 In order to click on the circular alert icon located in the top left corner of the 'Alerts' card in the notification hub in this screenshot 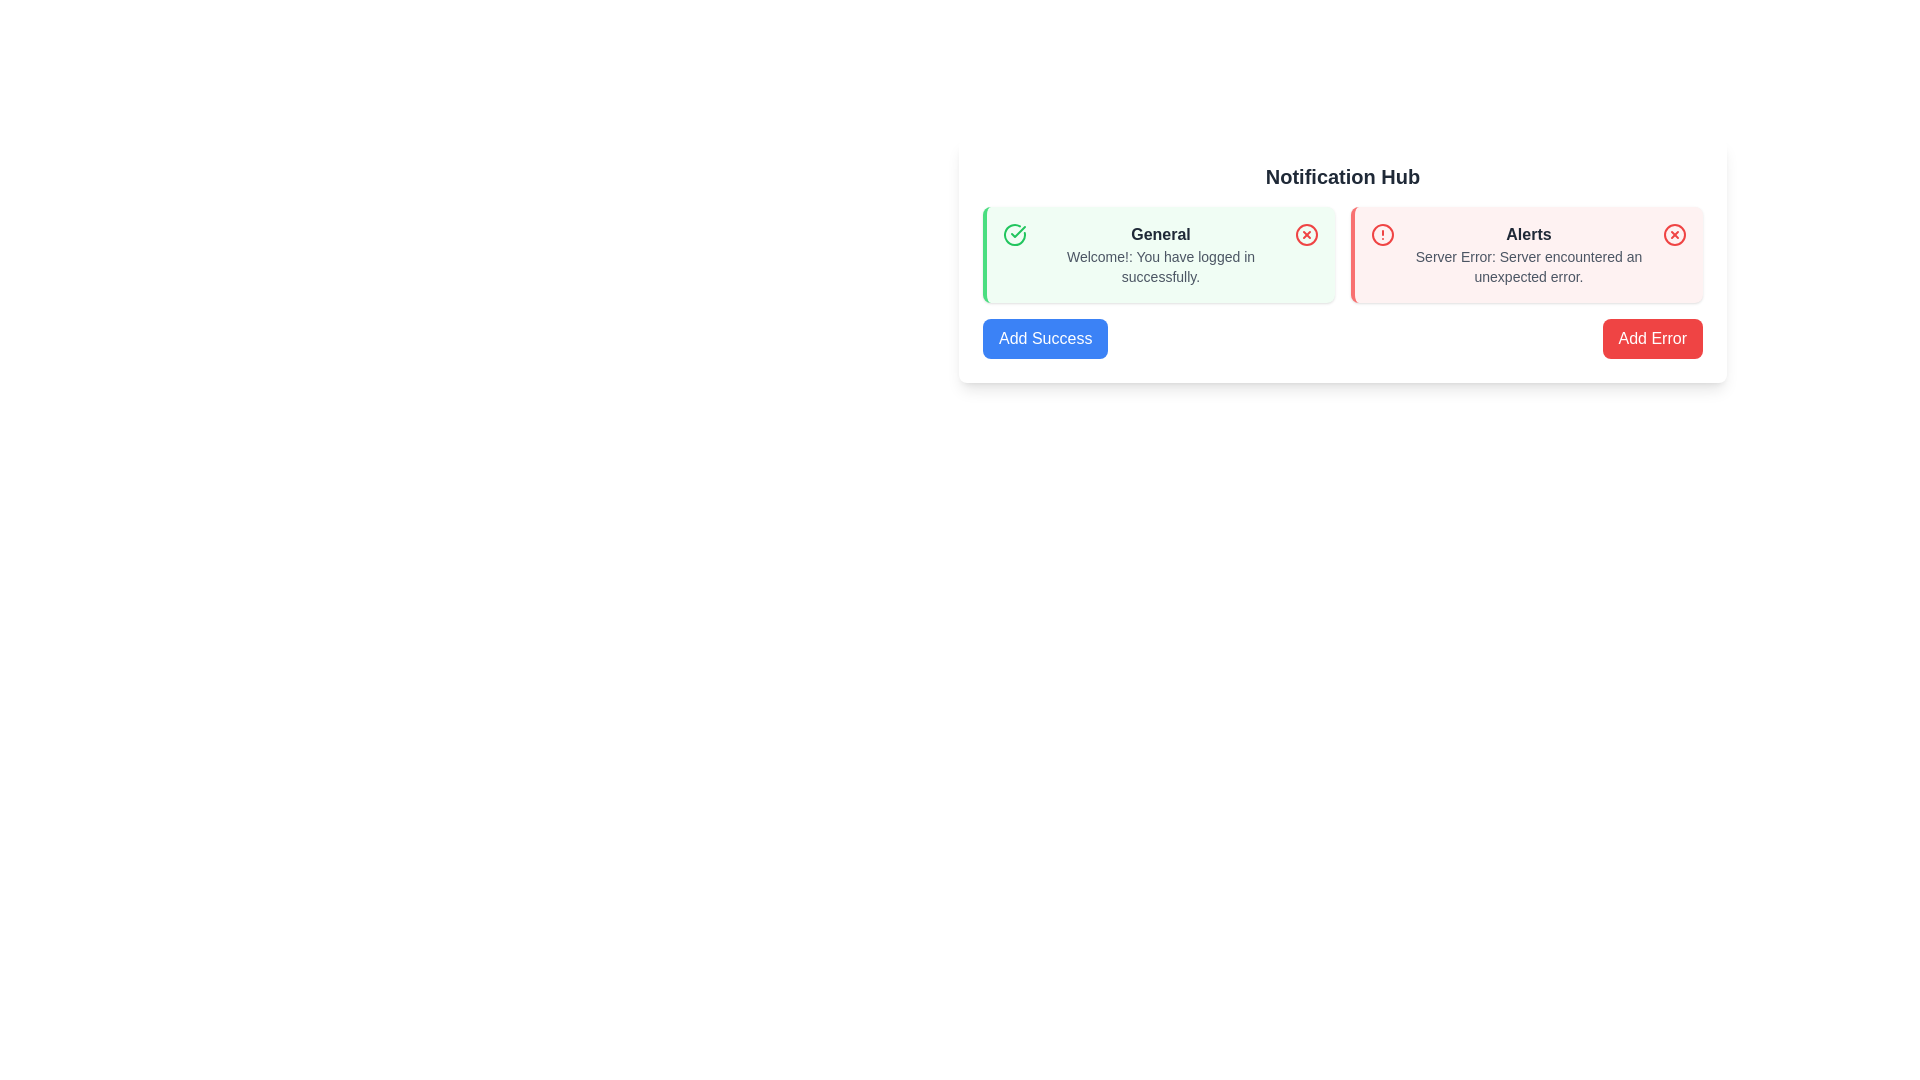, I will do `click(1381, 234)`.